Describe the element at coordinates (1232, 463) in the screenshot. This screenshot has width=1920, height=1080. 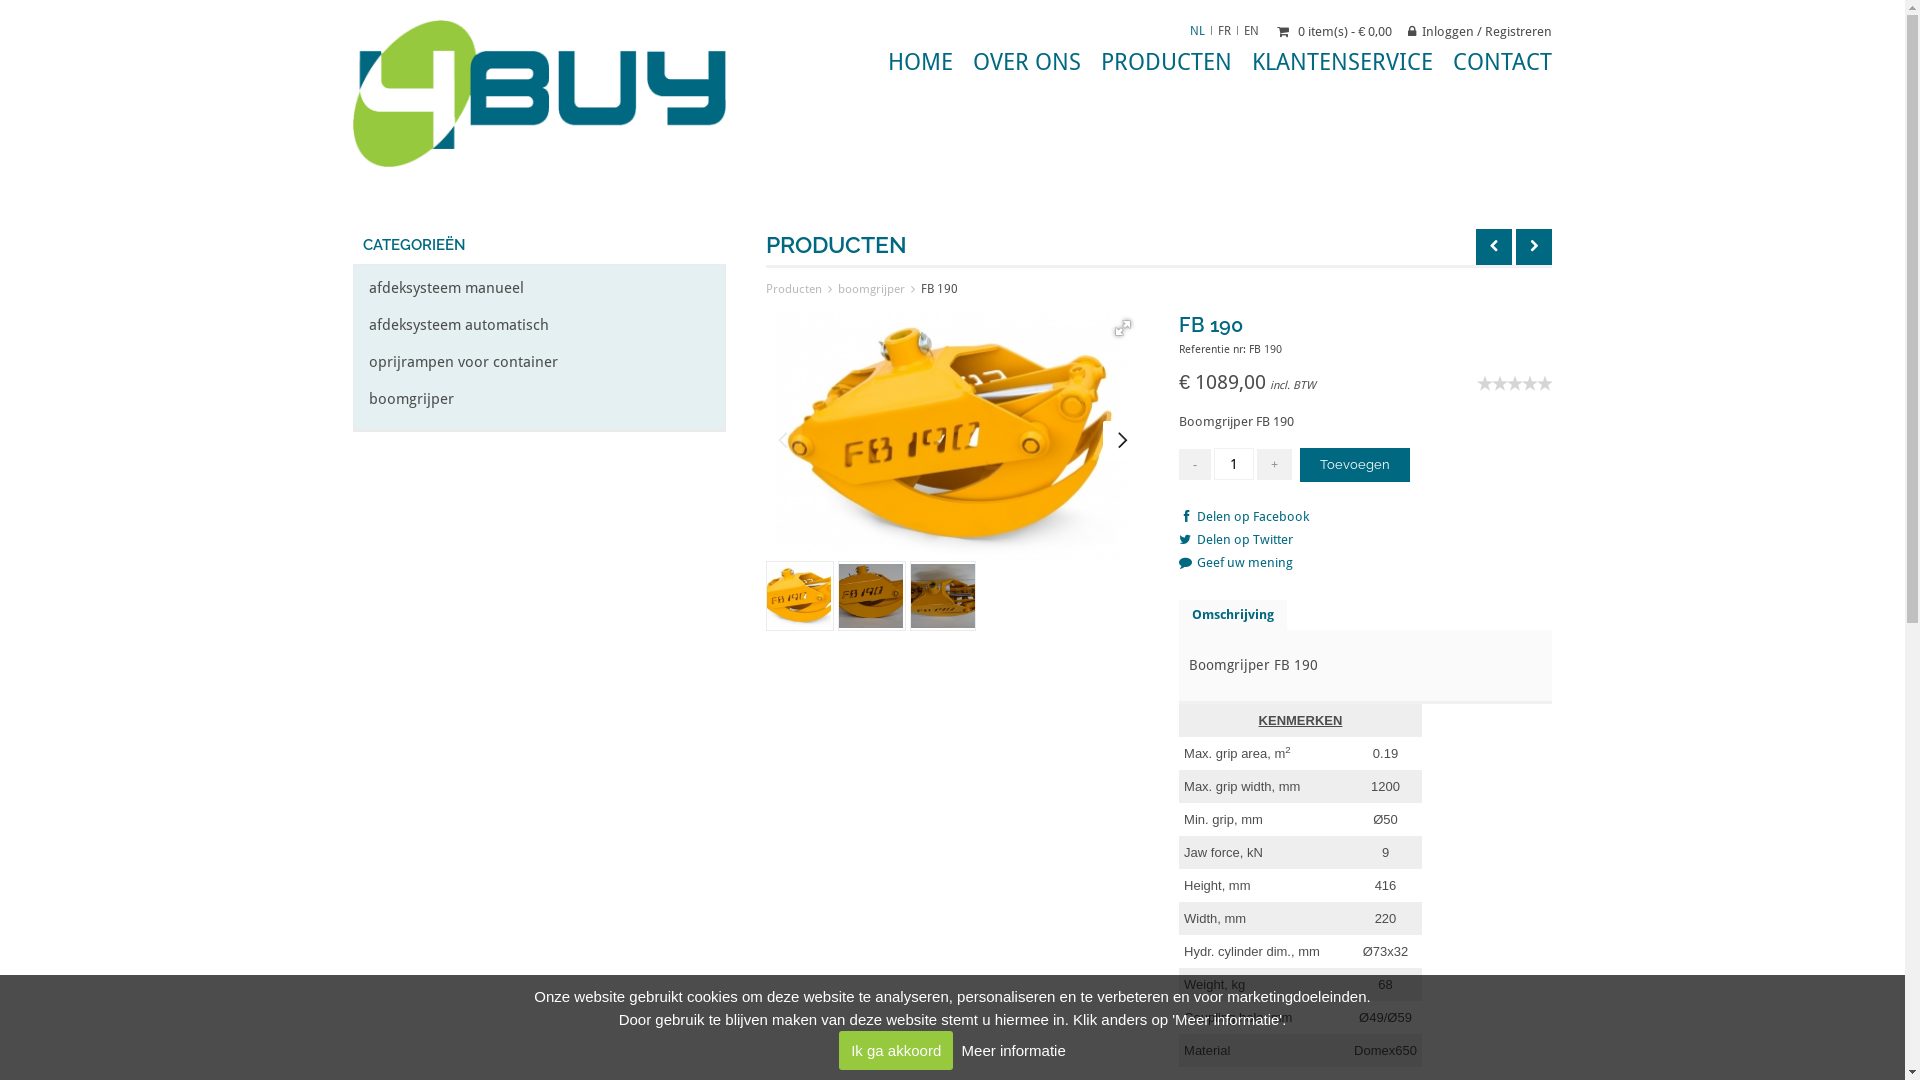
I see `'Qty'` at that location.